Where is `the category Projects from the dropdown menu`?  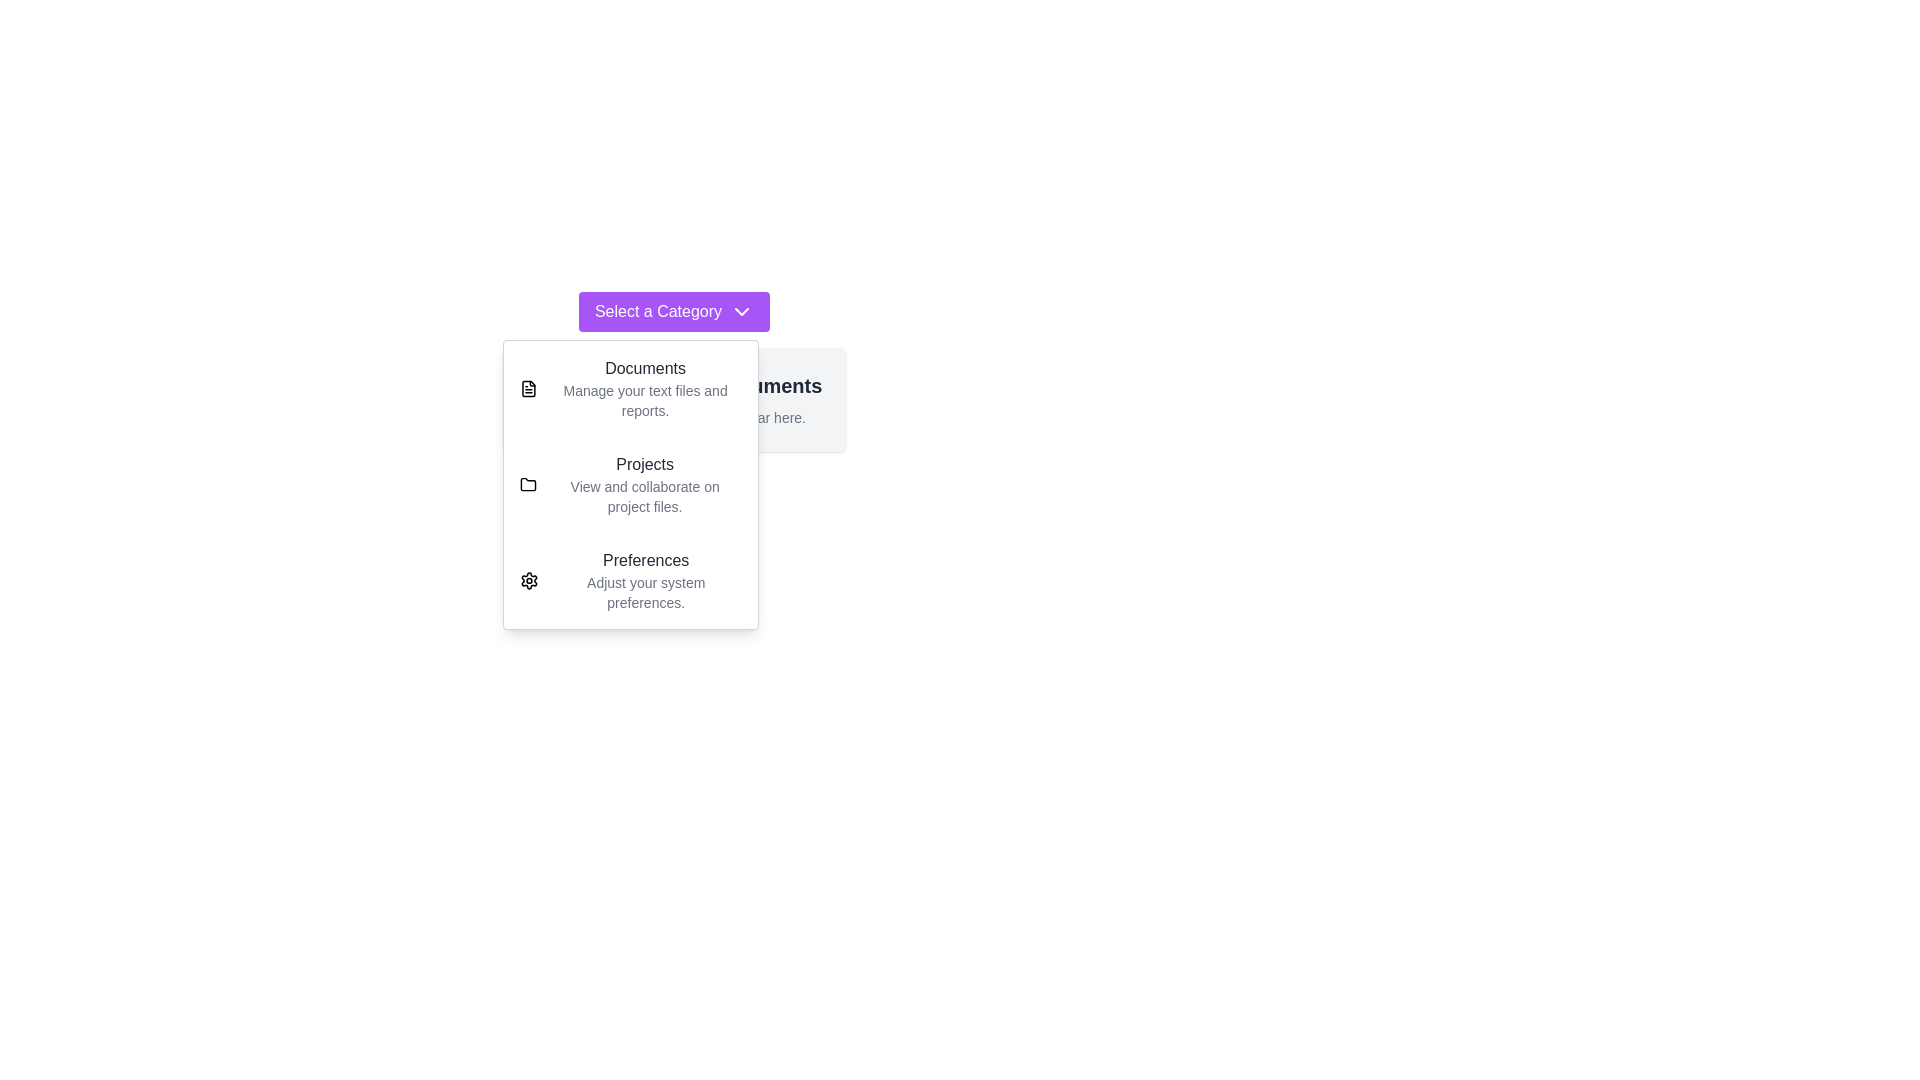 the category Projects from the dropdown menu is located at coordinates (628, 485).